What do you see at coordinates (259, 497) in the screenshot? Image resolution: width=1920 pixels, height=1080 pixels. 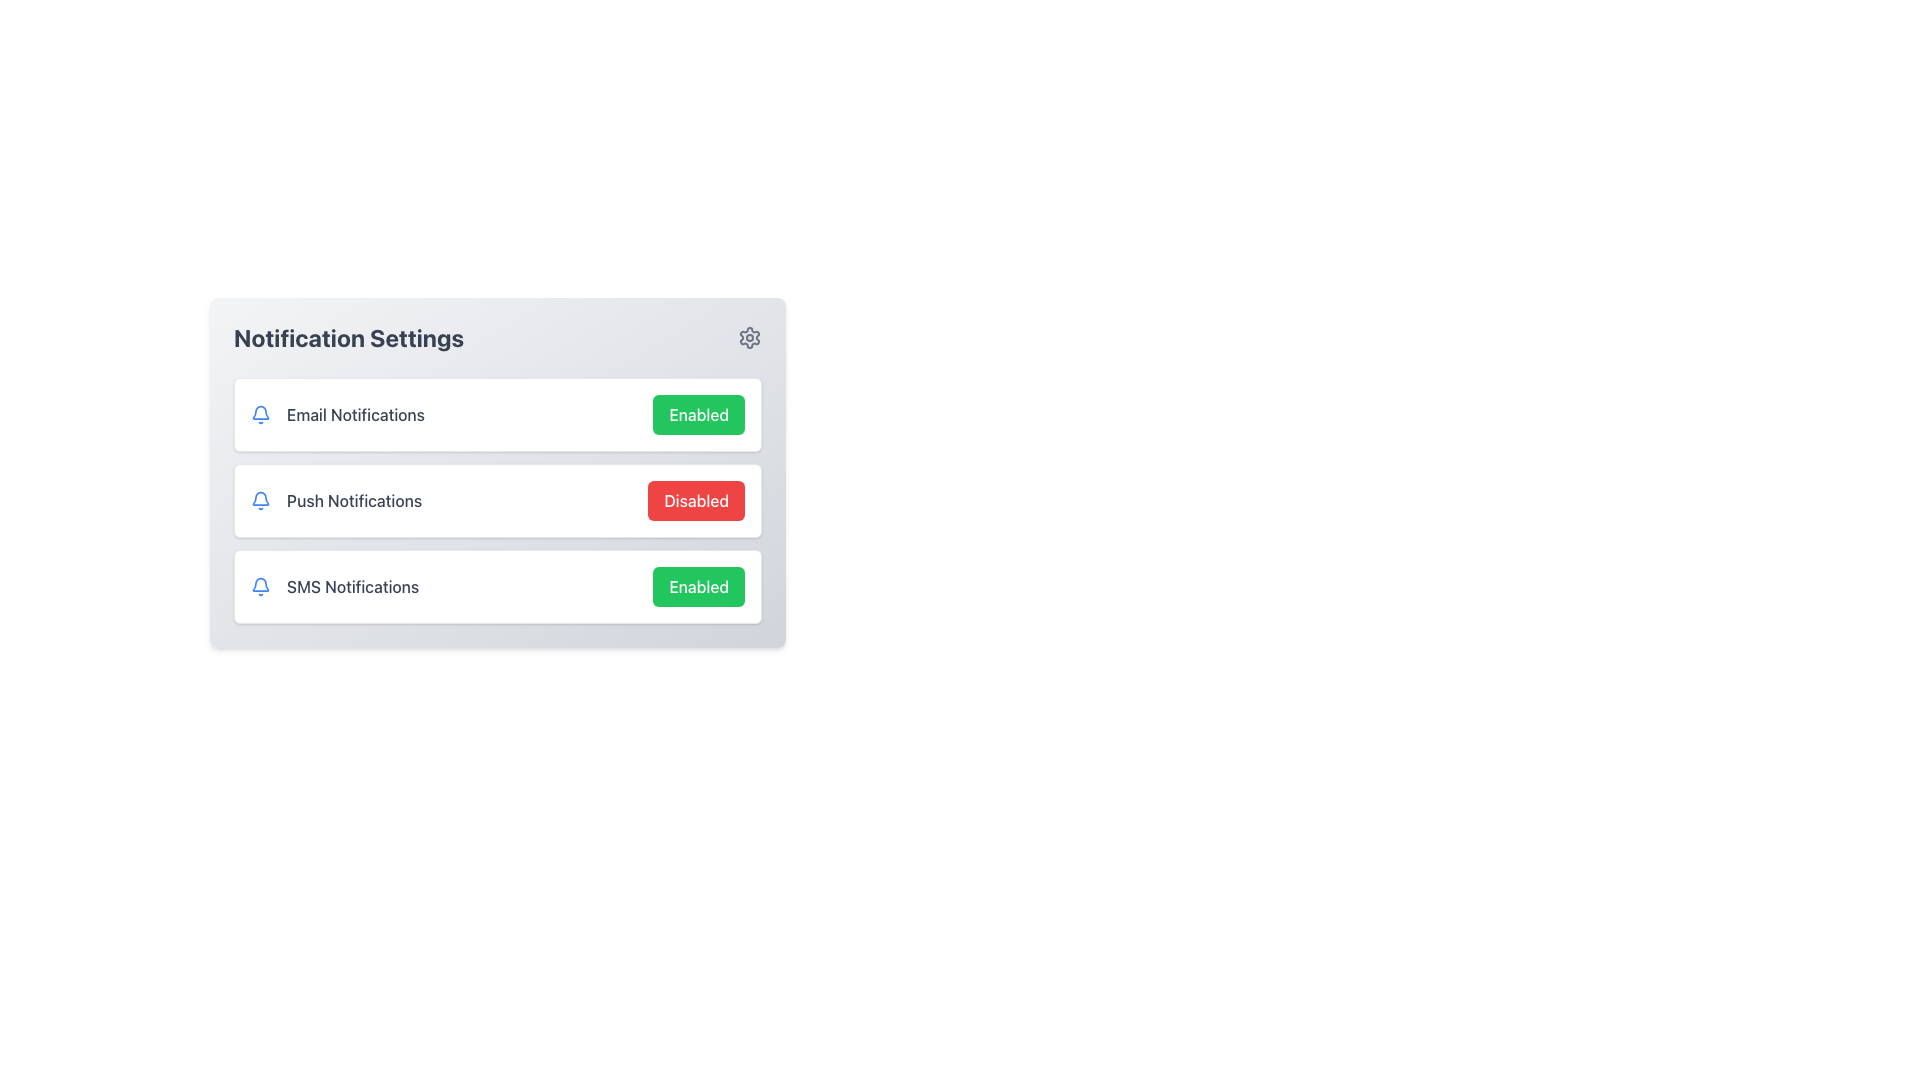 I see `the notification icon that indicates notification-related settings, located to the left of the 'Push Notifications' label` at bounding box center [259, 497].